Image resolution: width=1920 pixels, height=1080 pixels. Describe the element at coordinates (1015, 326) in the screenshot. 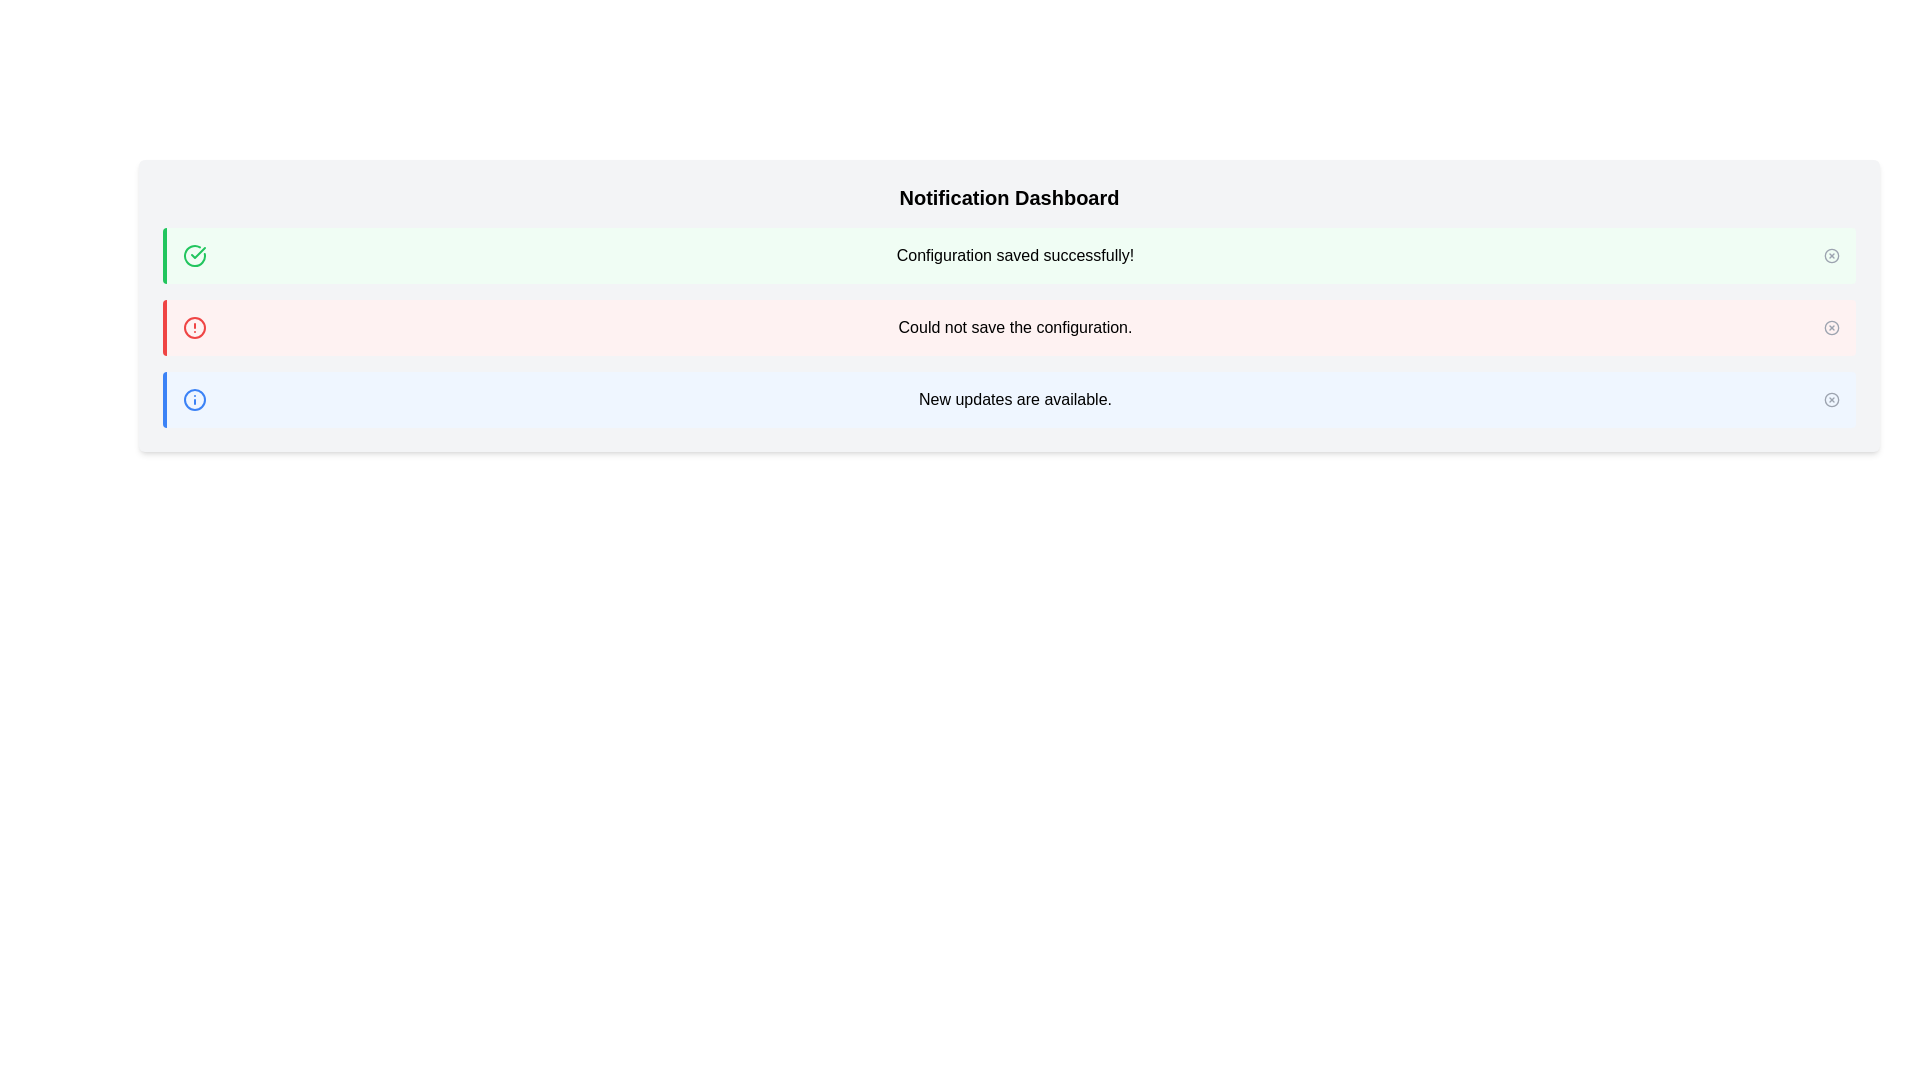

I see `the text label that displays 'Could not save the configuration.' in red color, which is centrally positioned within a notification card` at that location.